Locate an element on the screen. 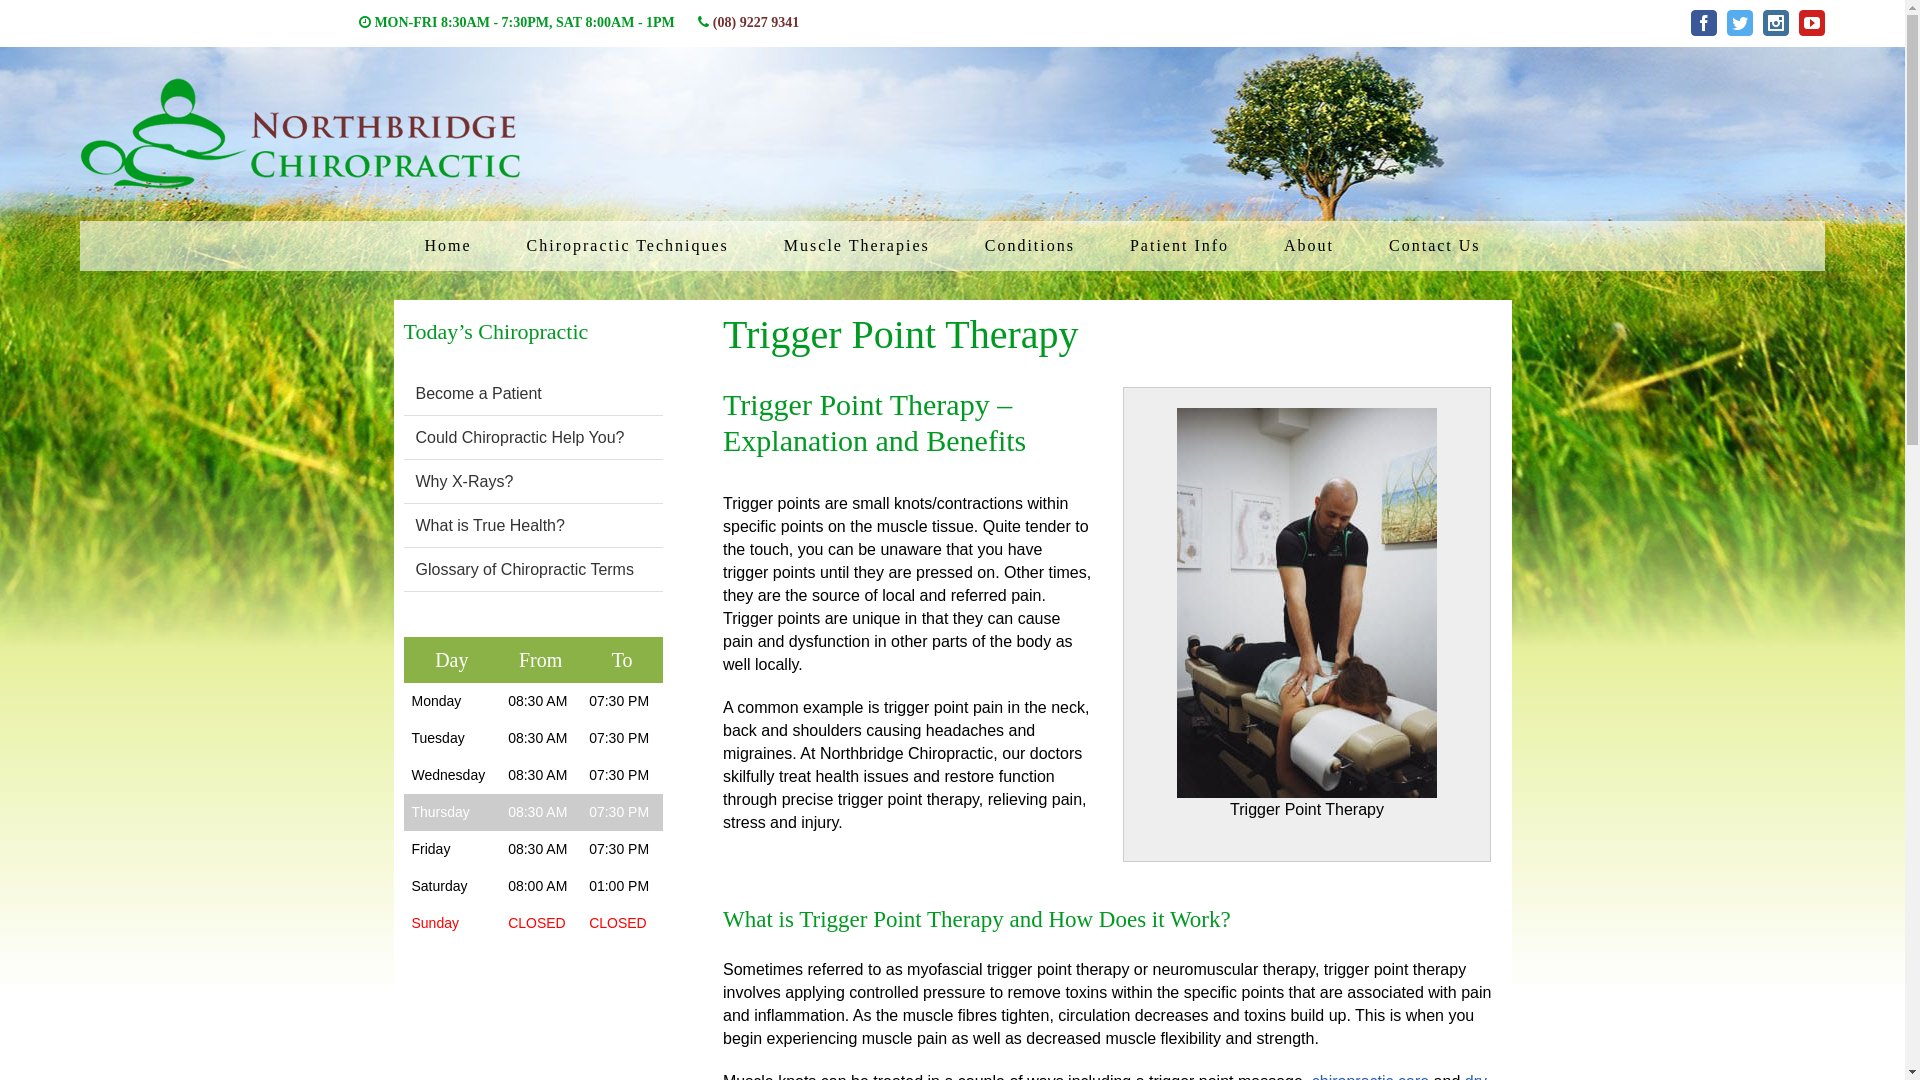 This screenshot has width=1920, height=1080. 'Home' is located at coordinates (446, 245).